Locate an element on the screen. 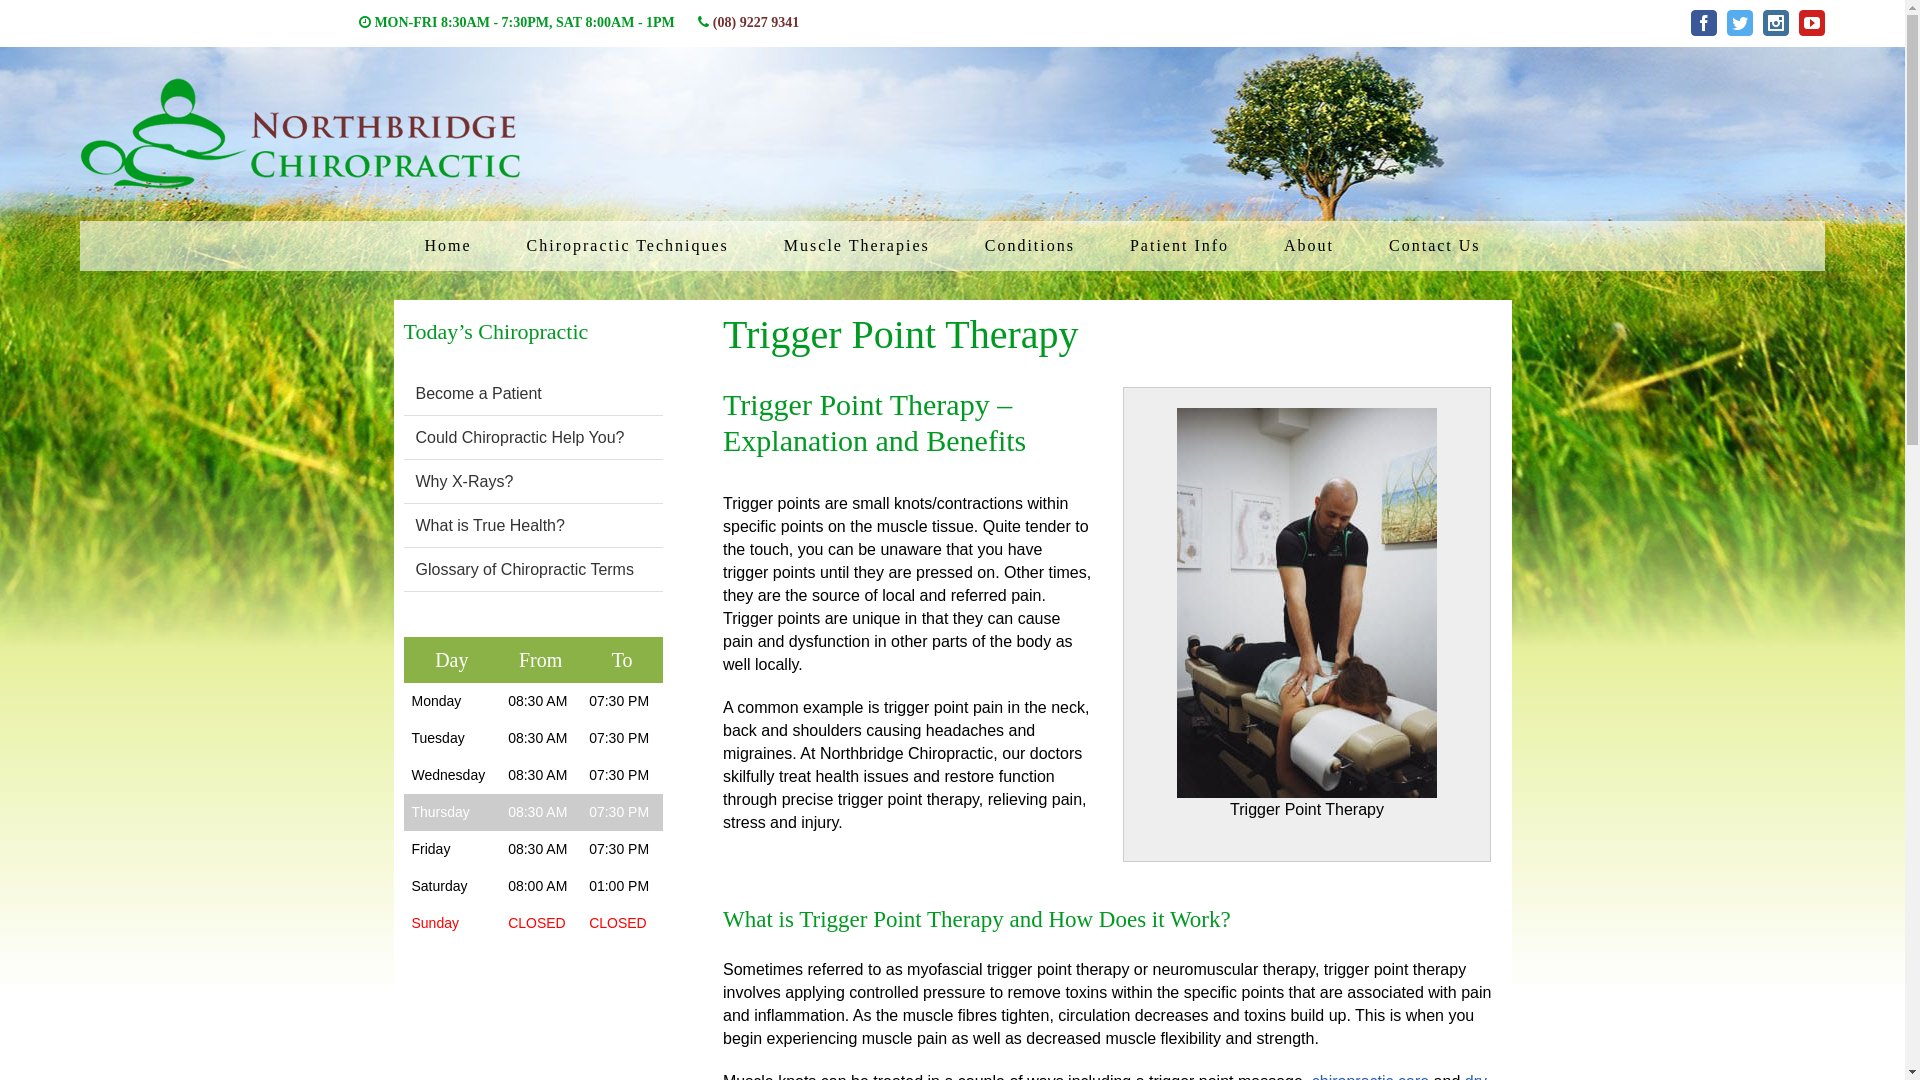 This screenshot has width=1920, height=1080. 'Home' is located at coordinates (446, 245).